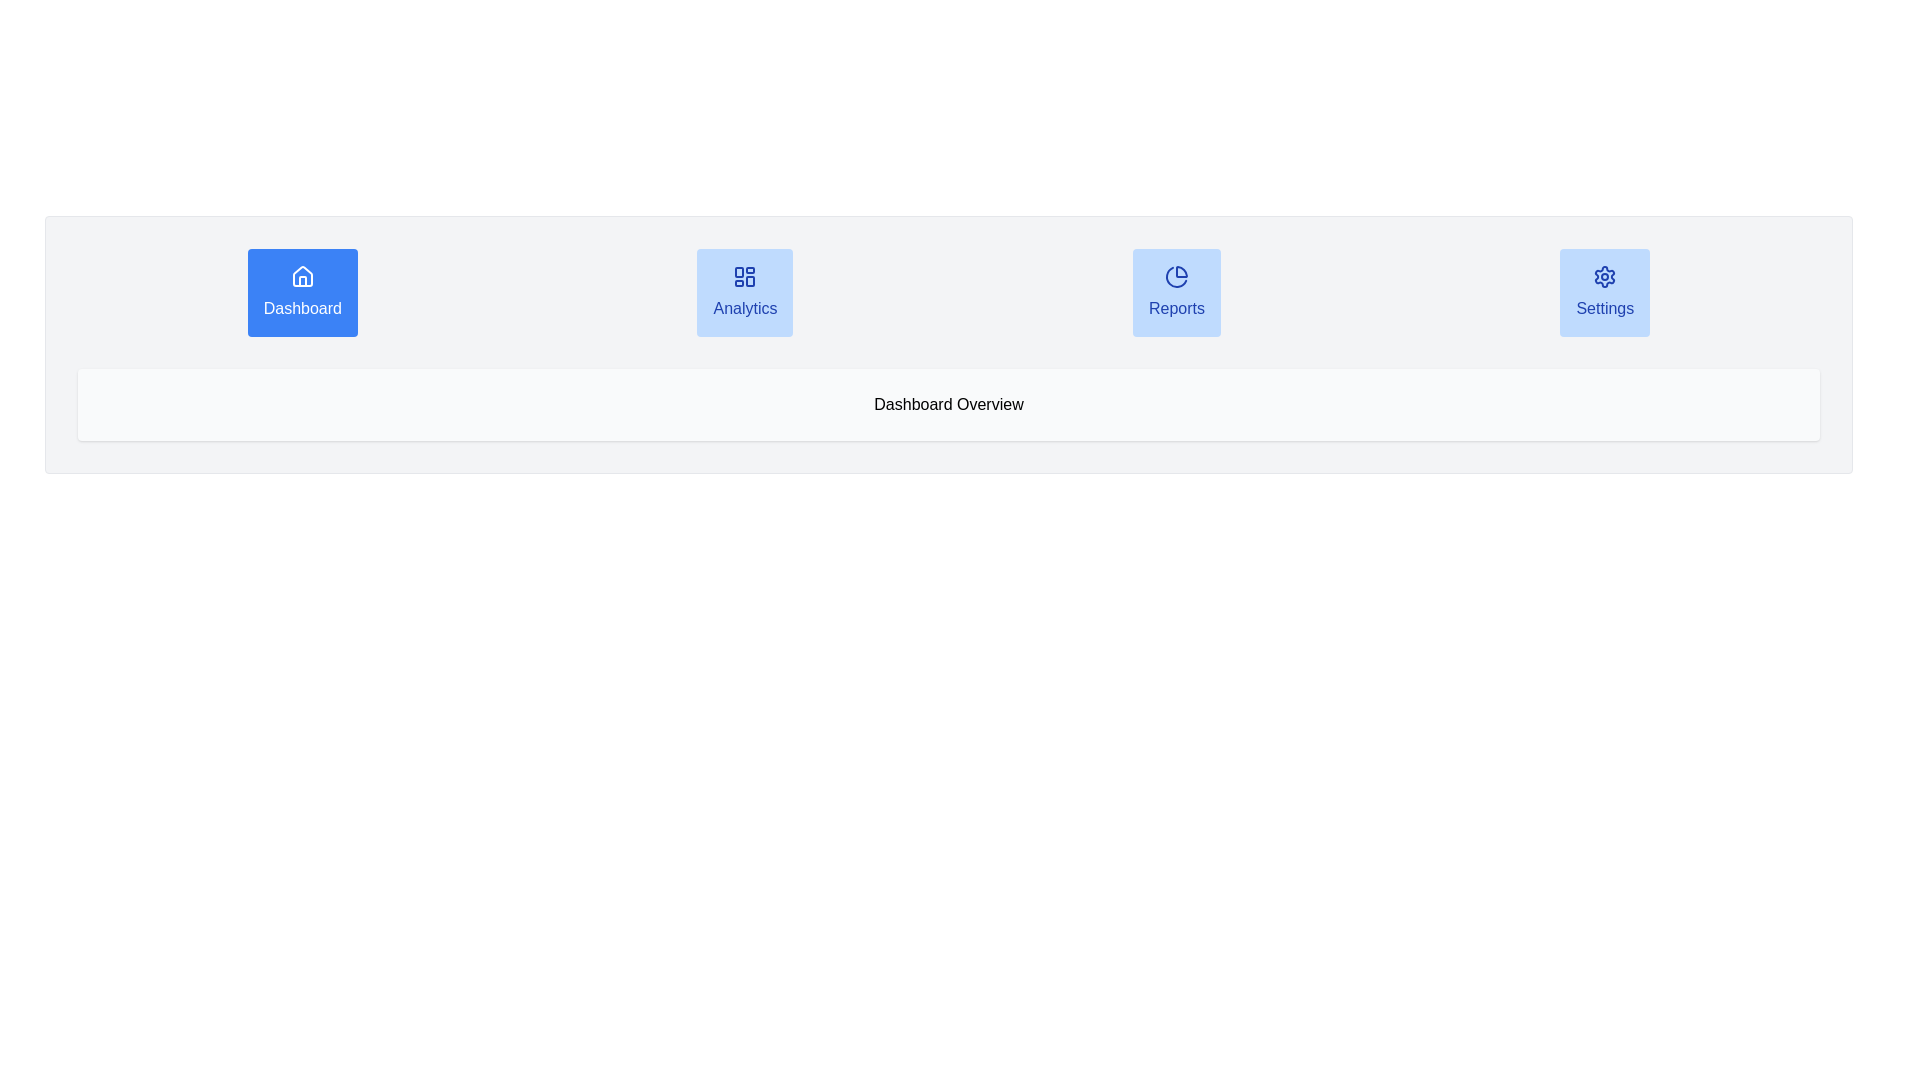  Describe the element at coordinates (301, 293) in the screenshot. I see `the first navigation button on the left side of the row` at that location.